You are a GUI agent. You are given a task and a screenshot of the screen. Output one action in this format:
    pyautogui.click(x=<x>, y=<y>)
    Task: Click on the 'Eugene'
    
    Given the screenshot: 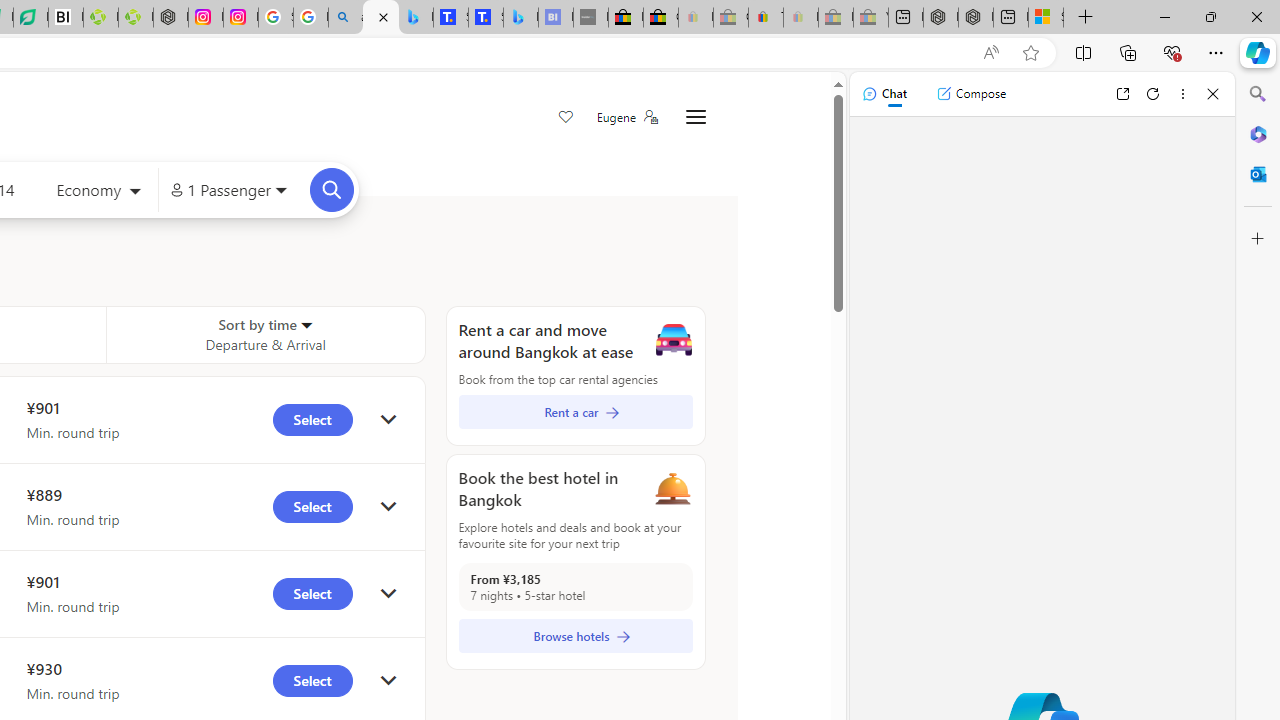 What is the action you would take?
    pyautogui.click(x=625, y=117)
    